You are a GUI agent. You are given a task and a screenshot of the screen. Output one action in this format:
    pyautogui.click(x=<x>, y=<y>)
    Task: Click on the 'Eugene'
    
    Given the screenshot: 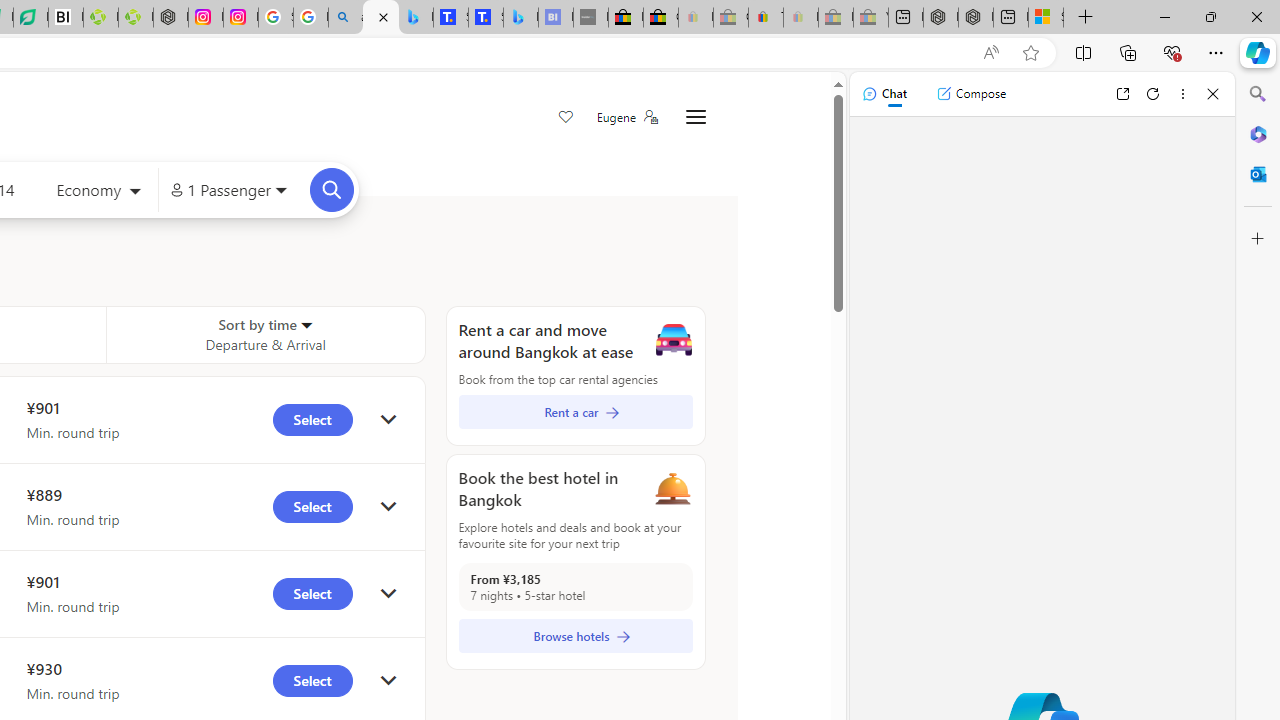 What is the action you would take?
    pyautogui.click(x=625, y=117)
    